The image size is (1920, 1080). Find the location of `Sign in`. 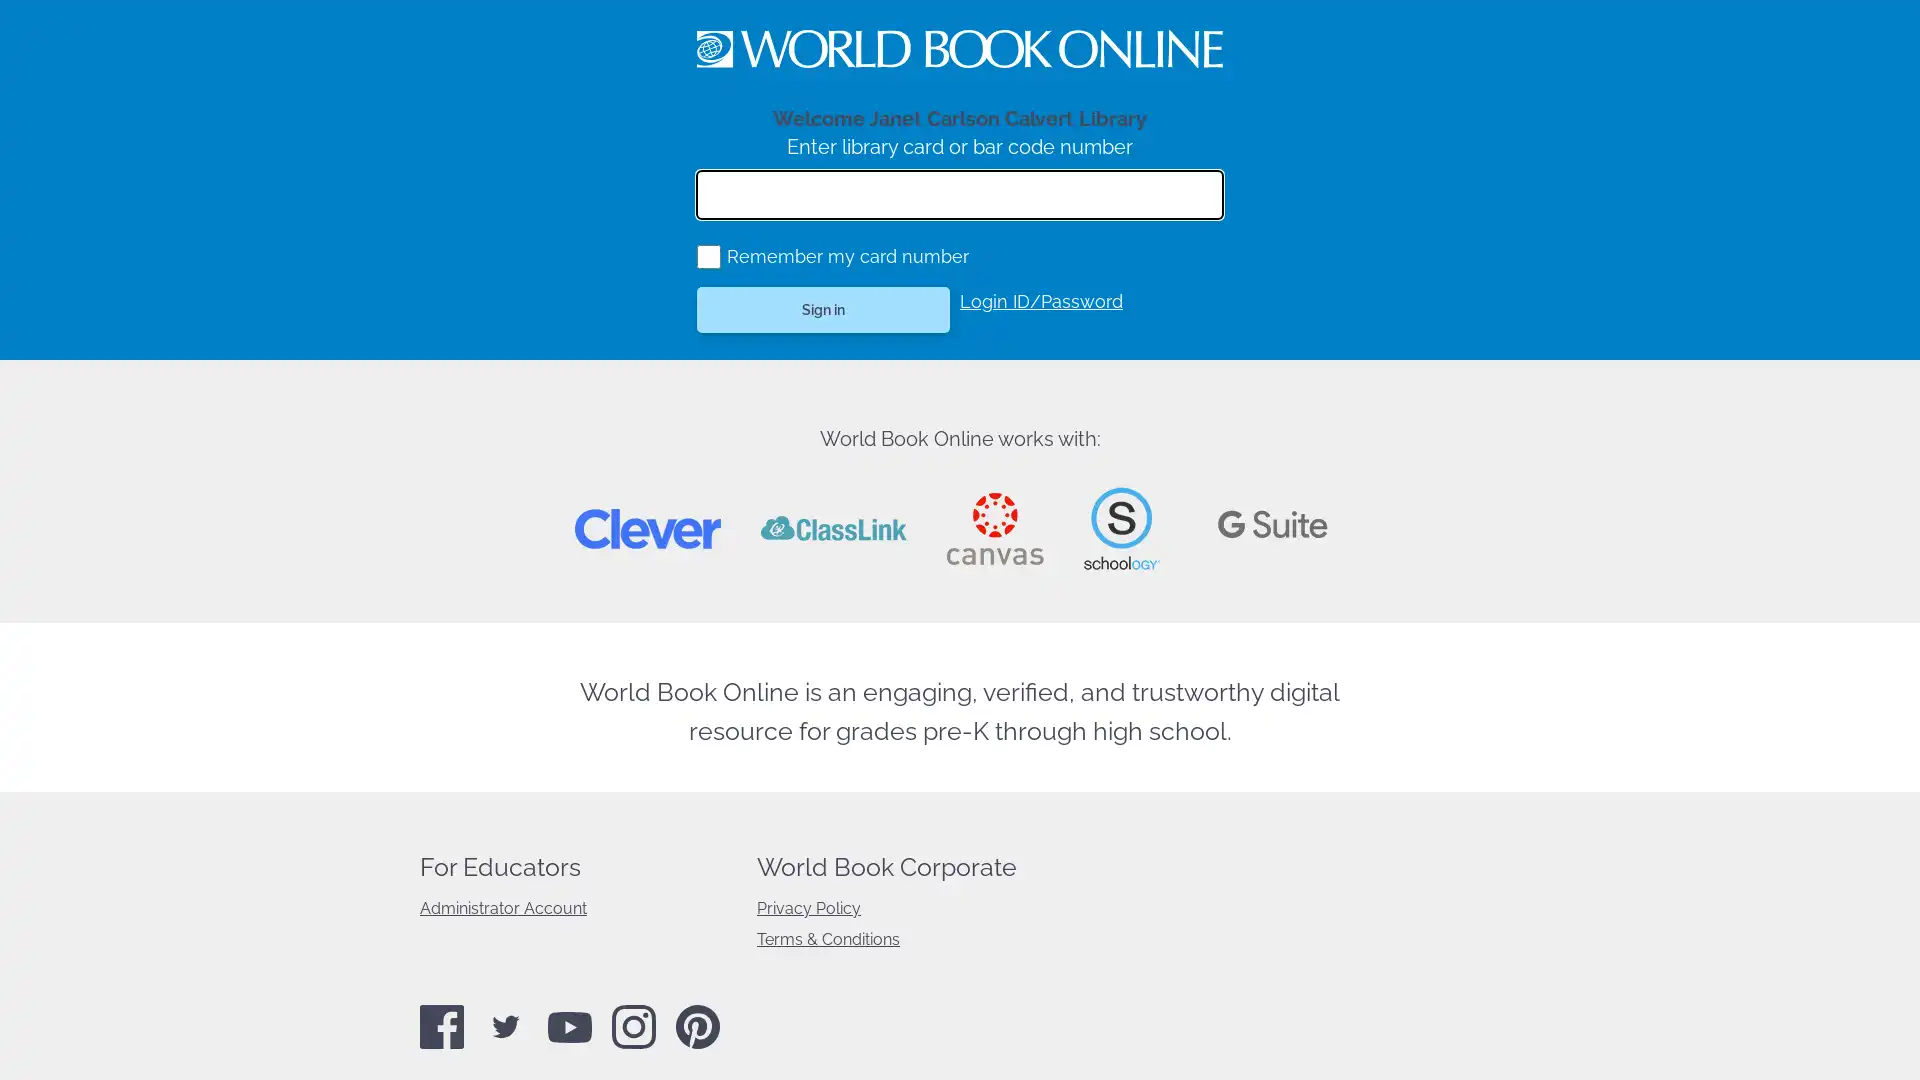

Sign in is located at coordinates (823, 309).